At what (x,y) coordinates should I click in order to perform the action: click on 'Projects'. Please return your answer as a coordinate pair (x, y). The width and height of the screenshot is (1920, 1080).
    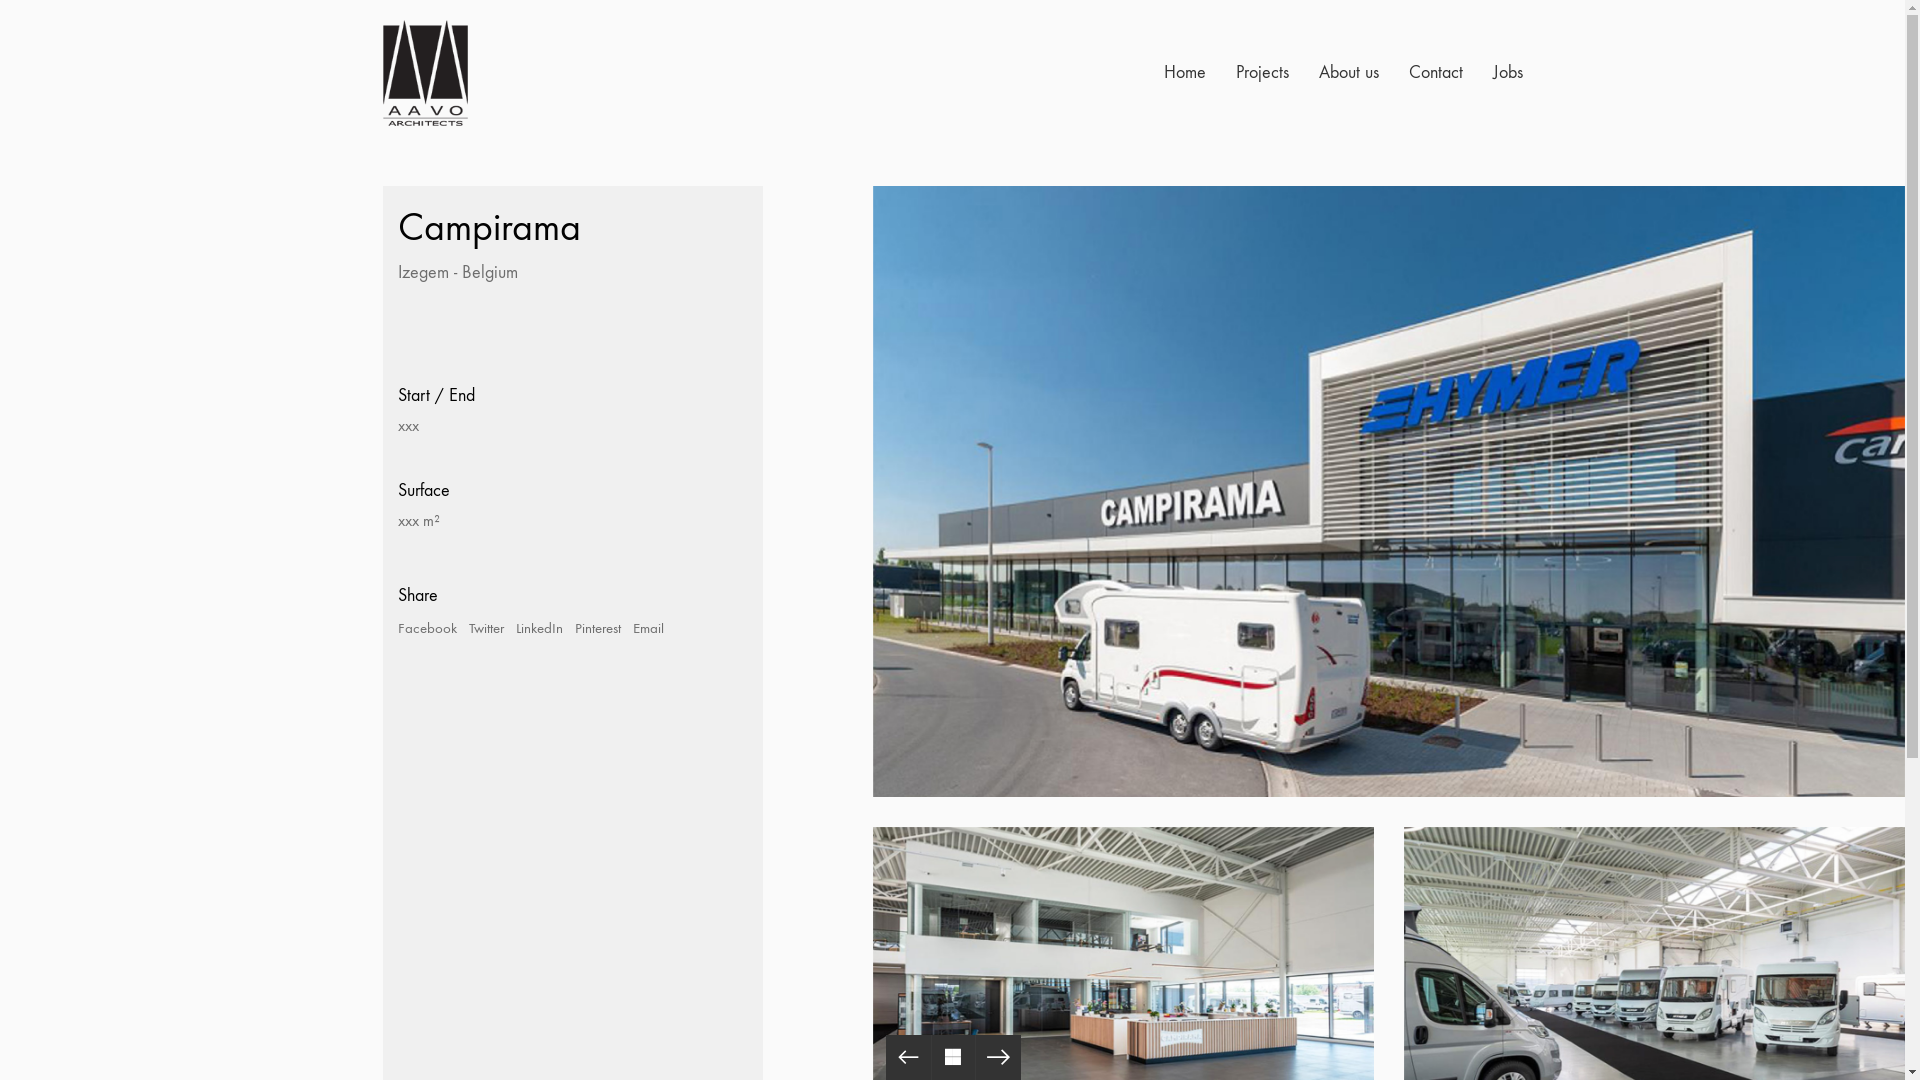
    Looking at the image, I should click on (1261, 72).